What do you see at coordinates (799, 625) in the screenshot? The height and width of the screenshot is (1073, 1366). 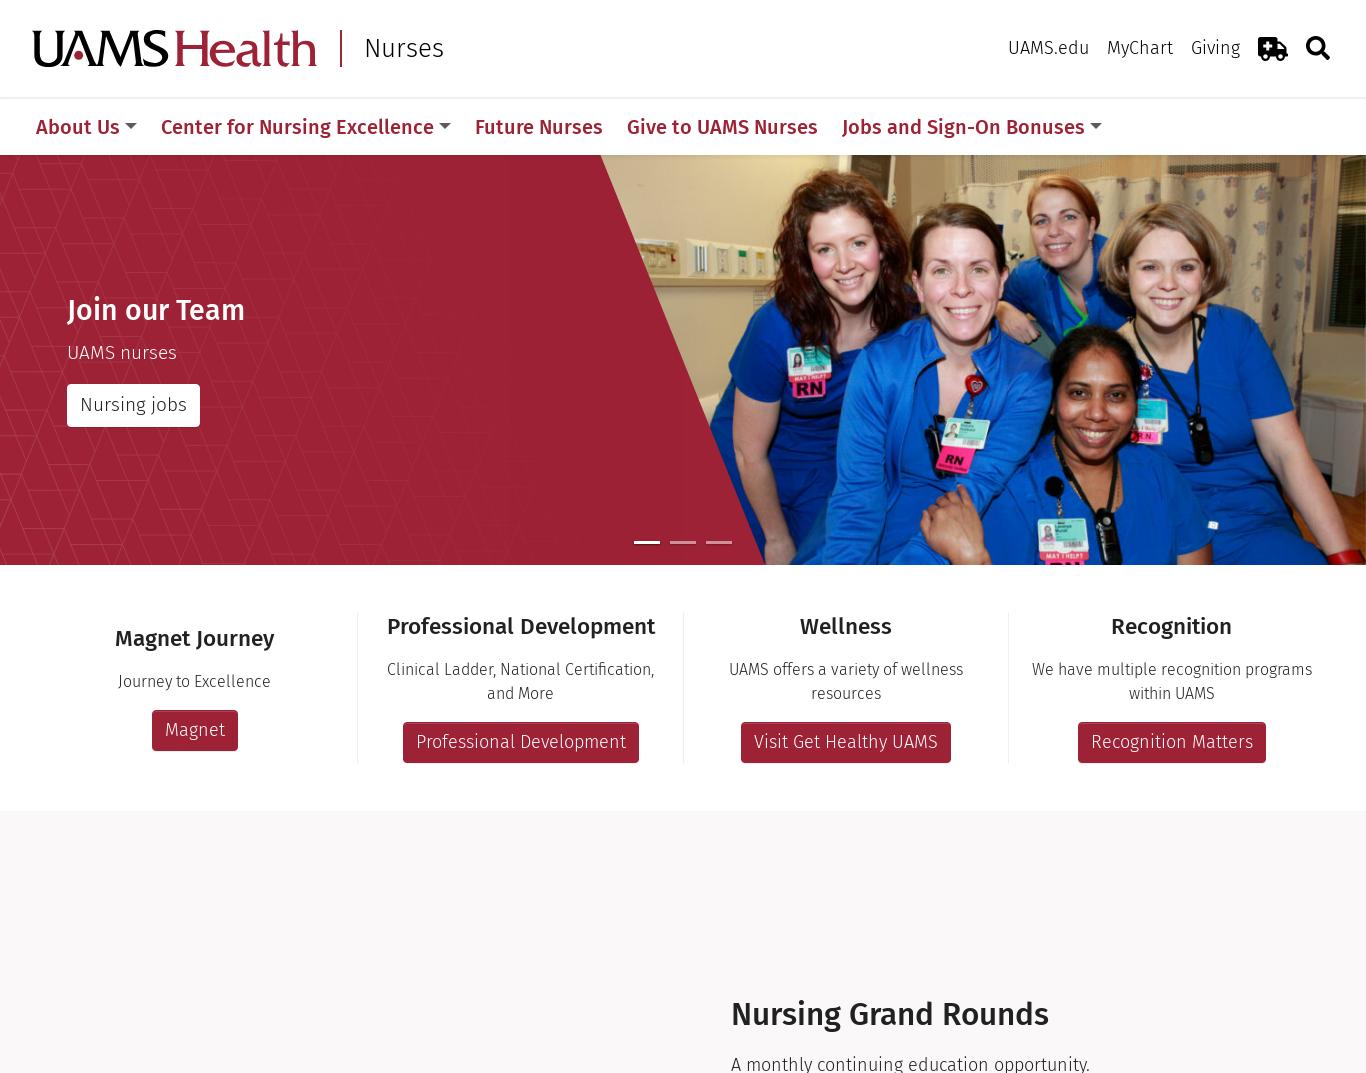 I see `'Wellness'` at bounding box center [799, 625].